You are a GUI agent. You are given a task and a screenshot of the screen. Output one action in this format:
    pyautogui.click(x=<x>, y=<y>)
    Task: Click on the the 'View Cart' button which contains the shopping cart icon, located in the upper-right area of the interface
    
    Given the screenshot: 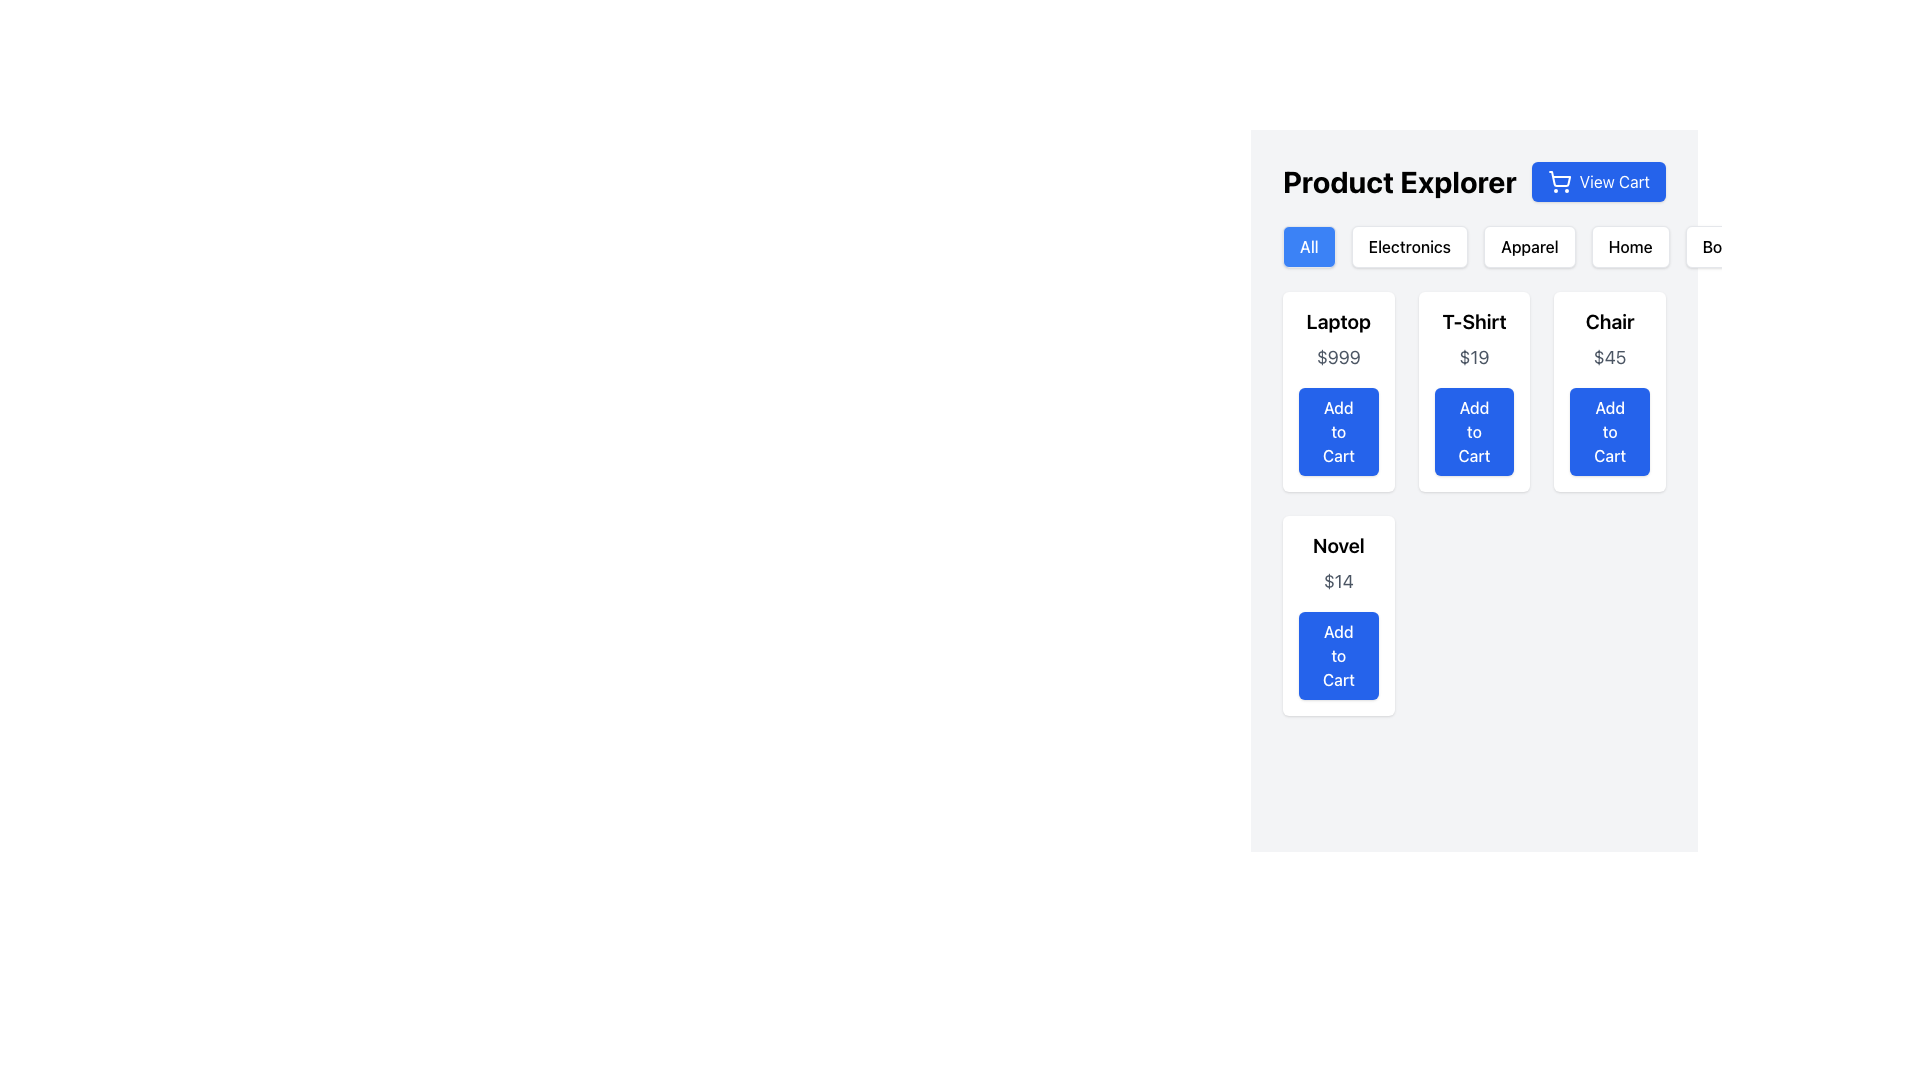 What is the action you would take?
    pyautogui.click(x=1558, y=181)
    